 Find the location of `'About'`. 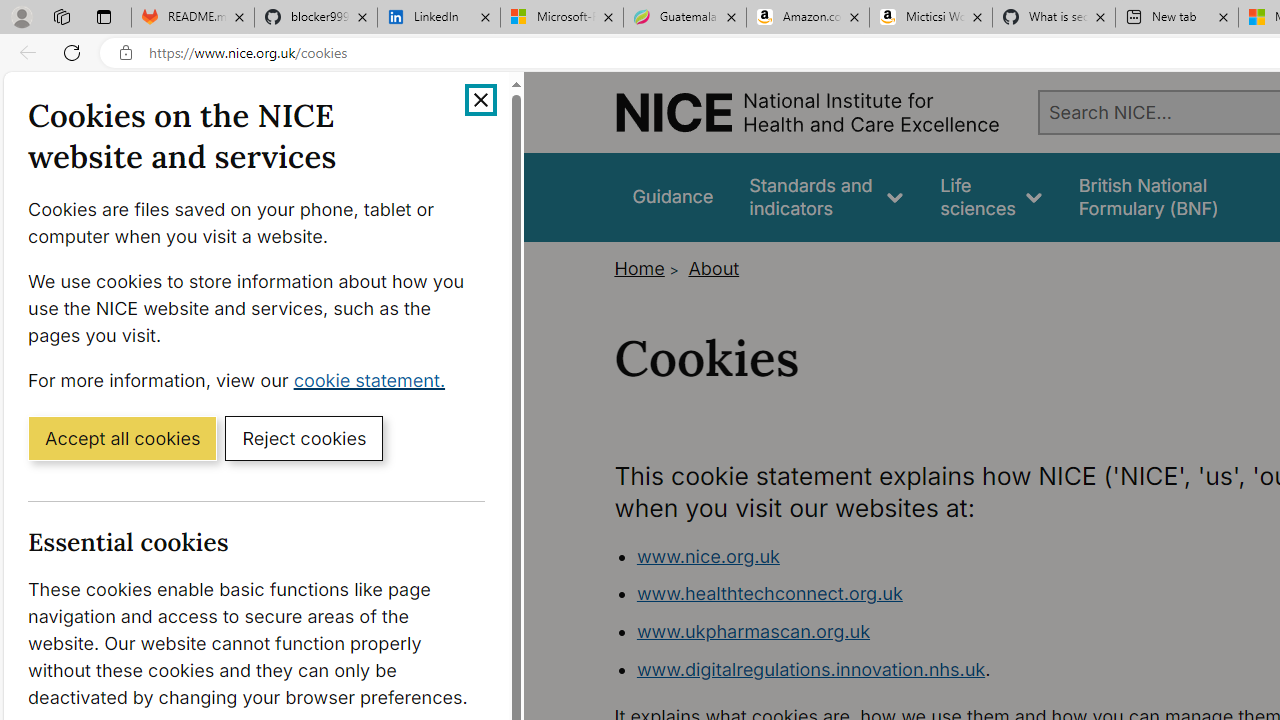

'About' is located at coordinates (714, 268).